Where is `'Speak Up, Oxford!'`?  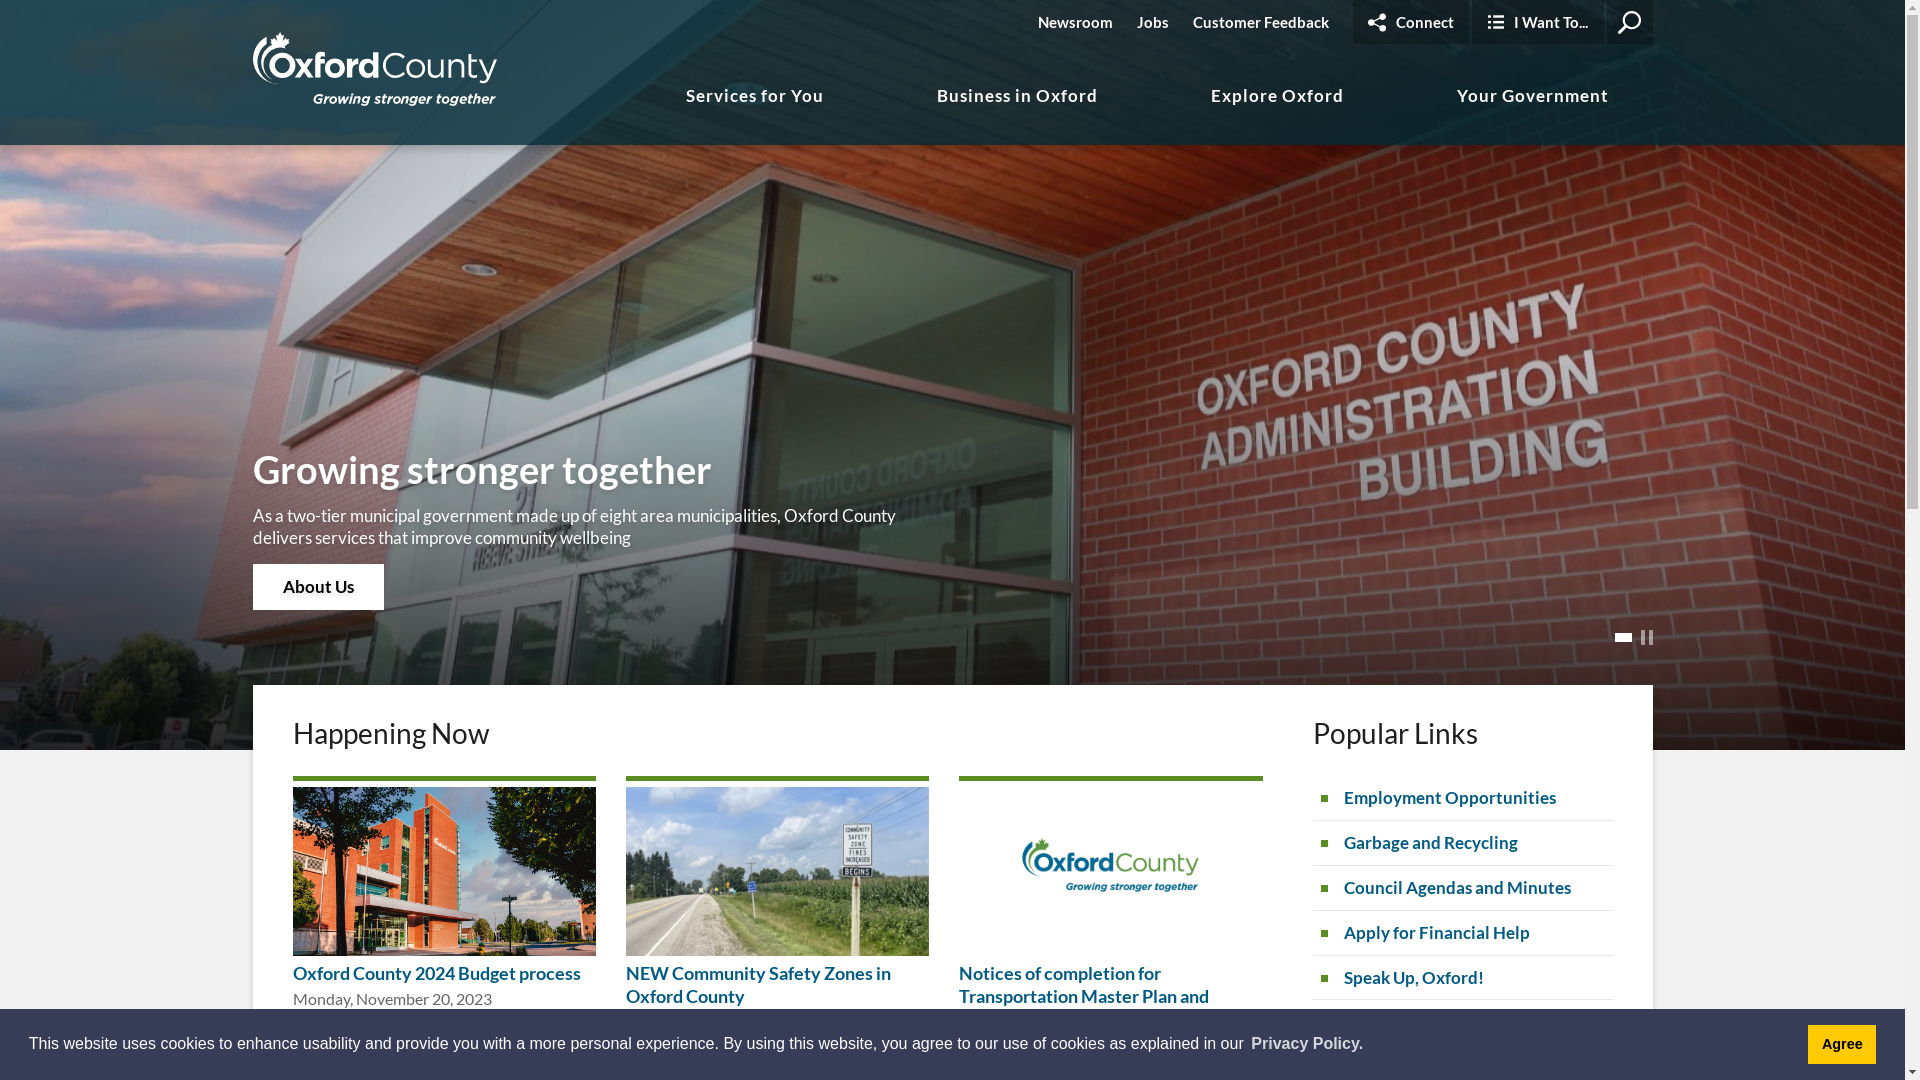
'Speak Up, Oxford!' is located at coordinates (1462, 977).